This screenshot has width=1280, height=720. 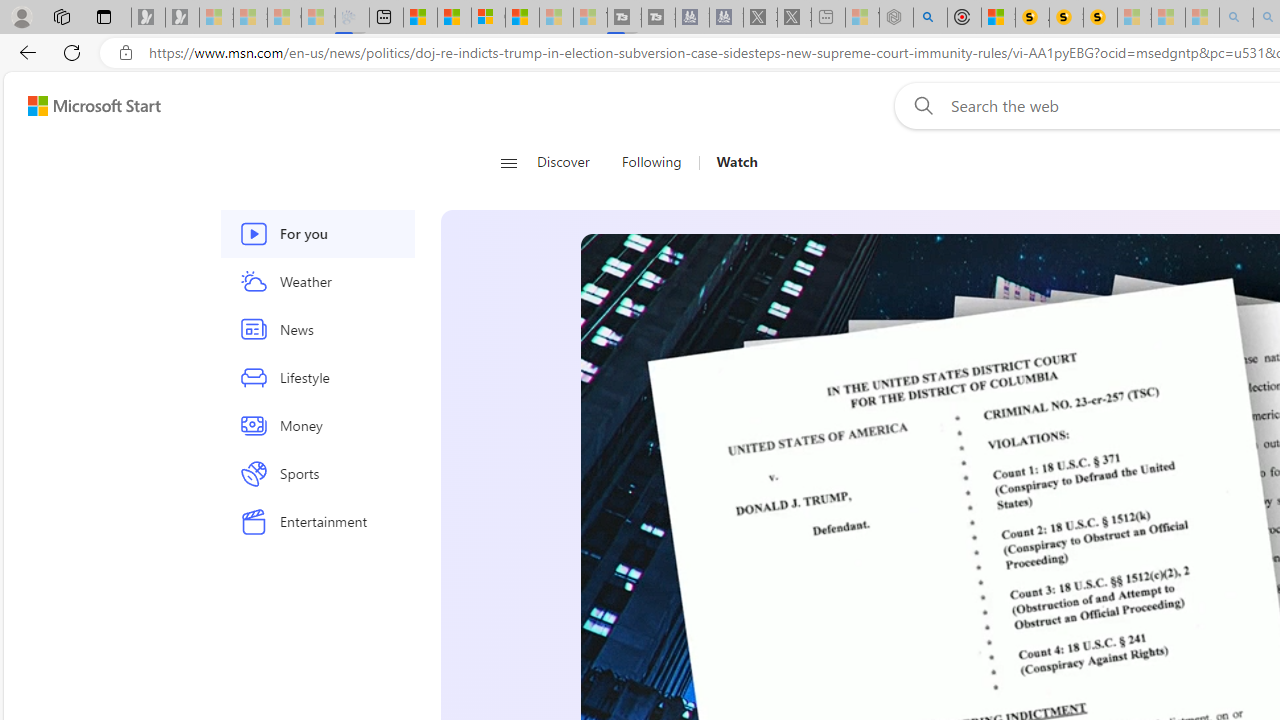 I want to click on 'Microsoft Start - Sleeping', so click(x=556, y=17).